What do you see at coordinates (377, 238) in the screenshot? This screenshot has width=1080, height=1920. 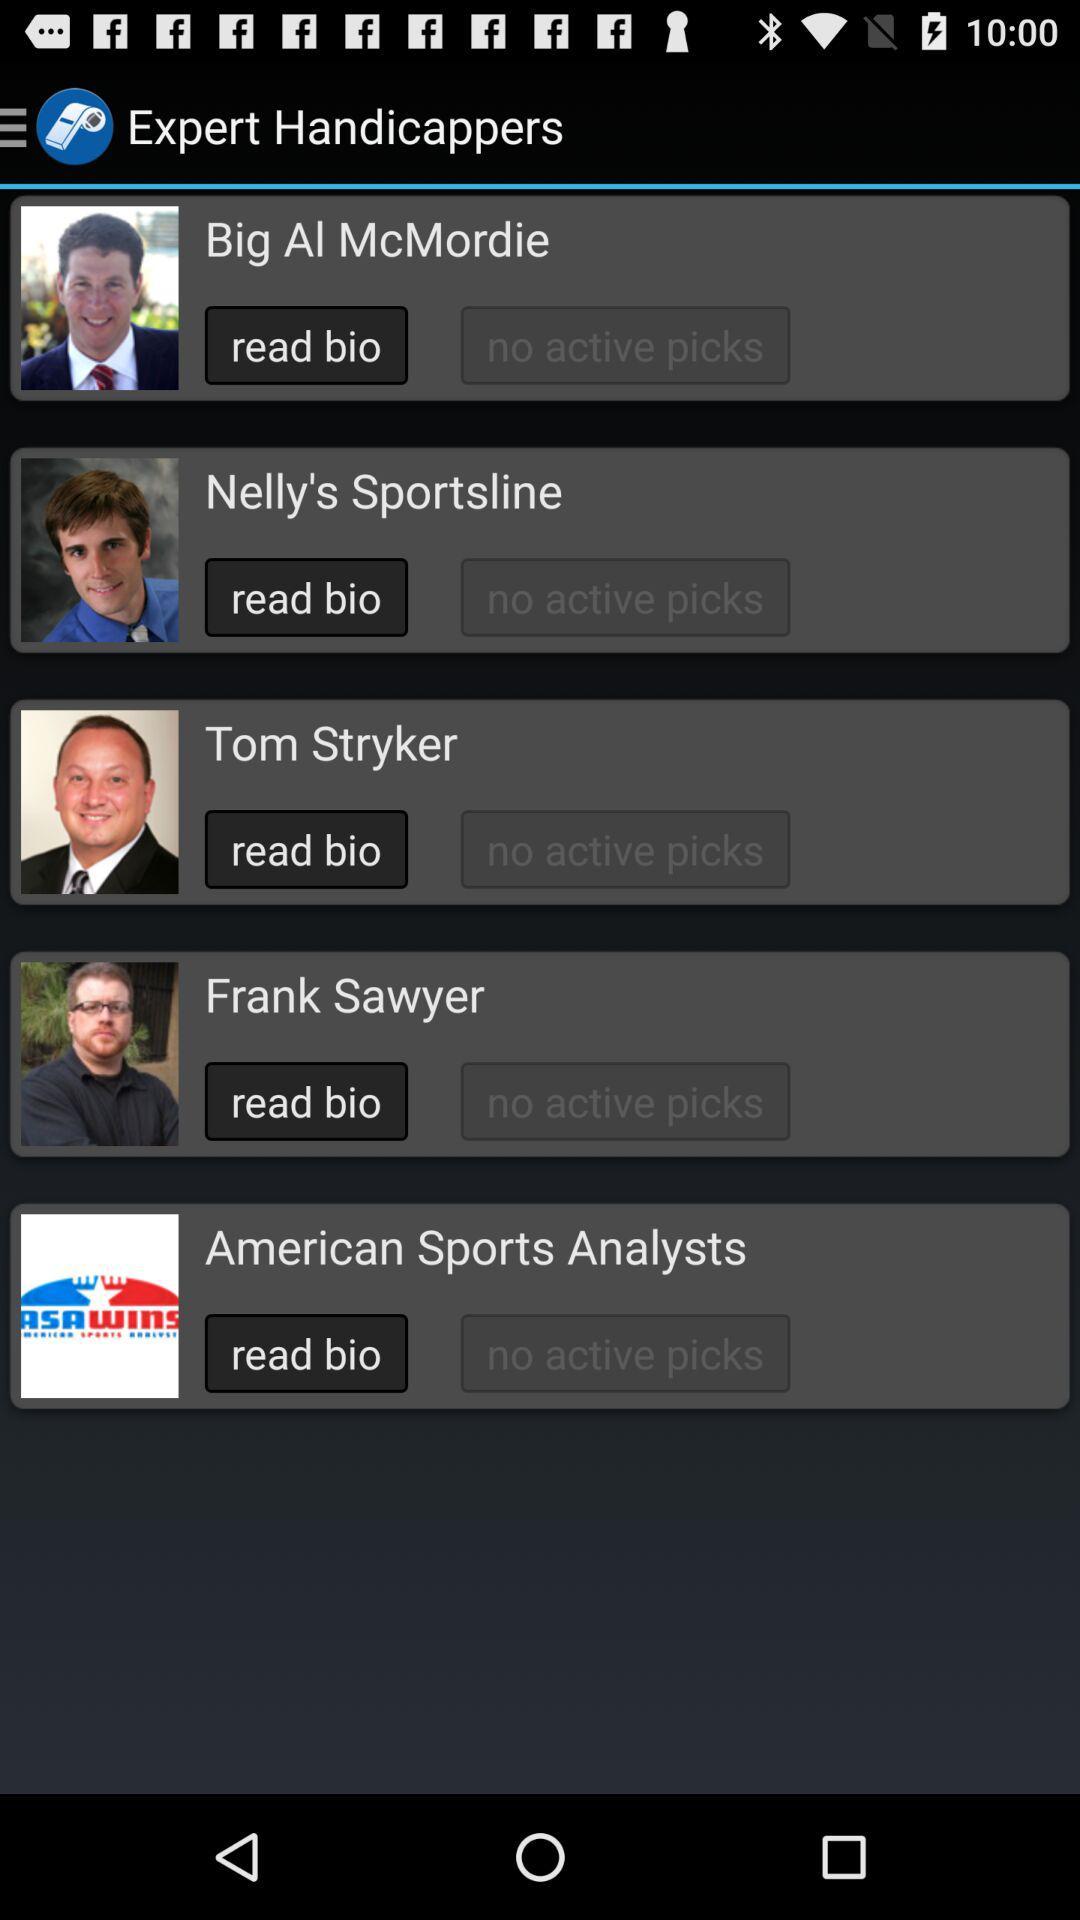 I see `big al mcmordie item` at bounding box center [377, 238].